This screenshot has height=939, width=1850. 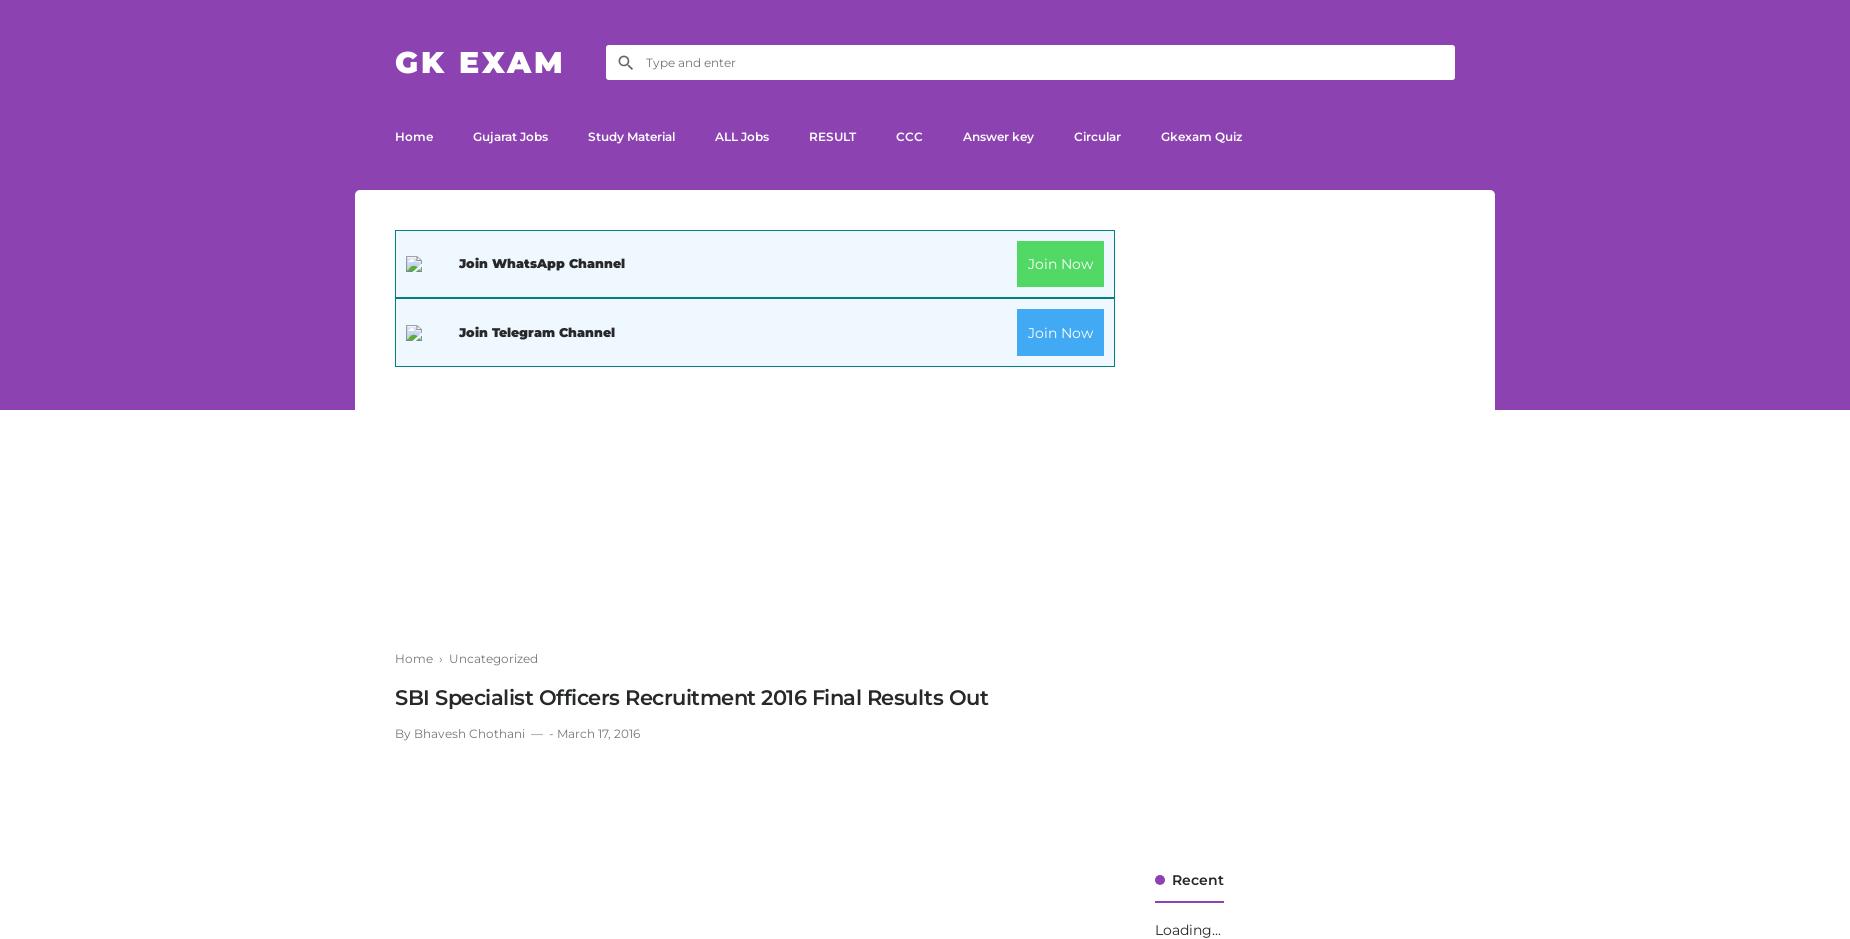 What do you see at coordinates (537, 330) in the screenshot?
I see `'Join Telegram Channel'` at bounding box center [537, 330].